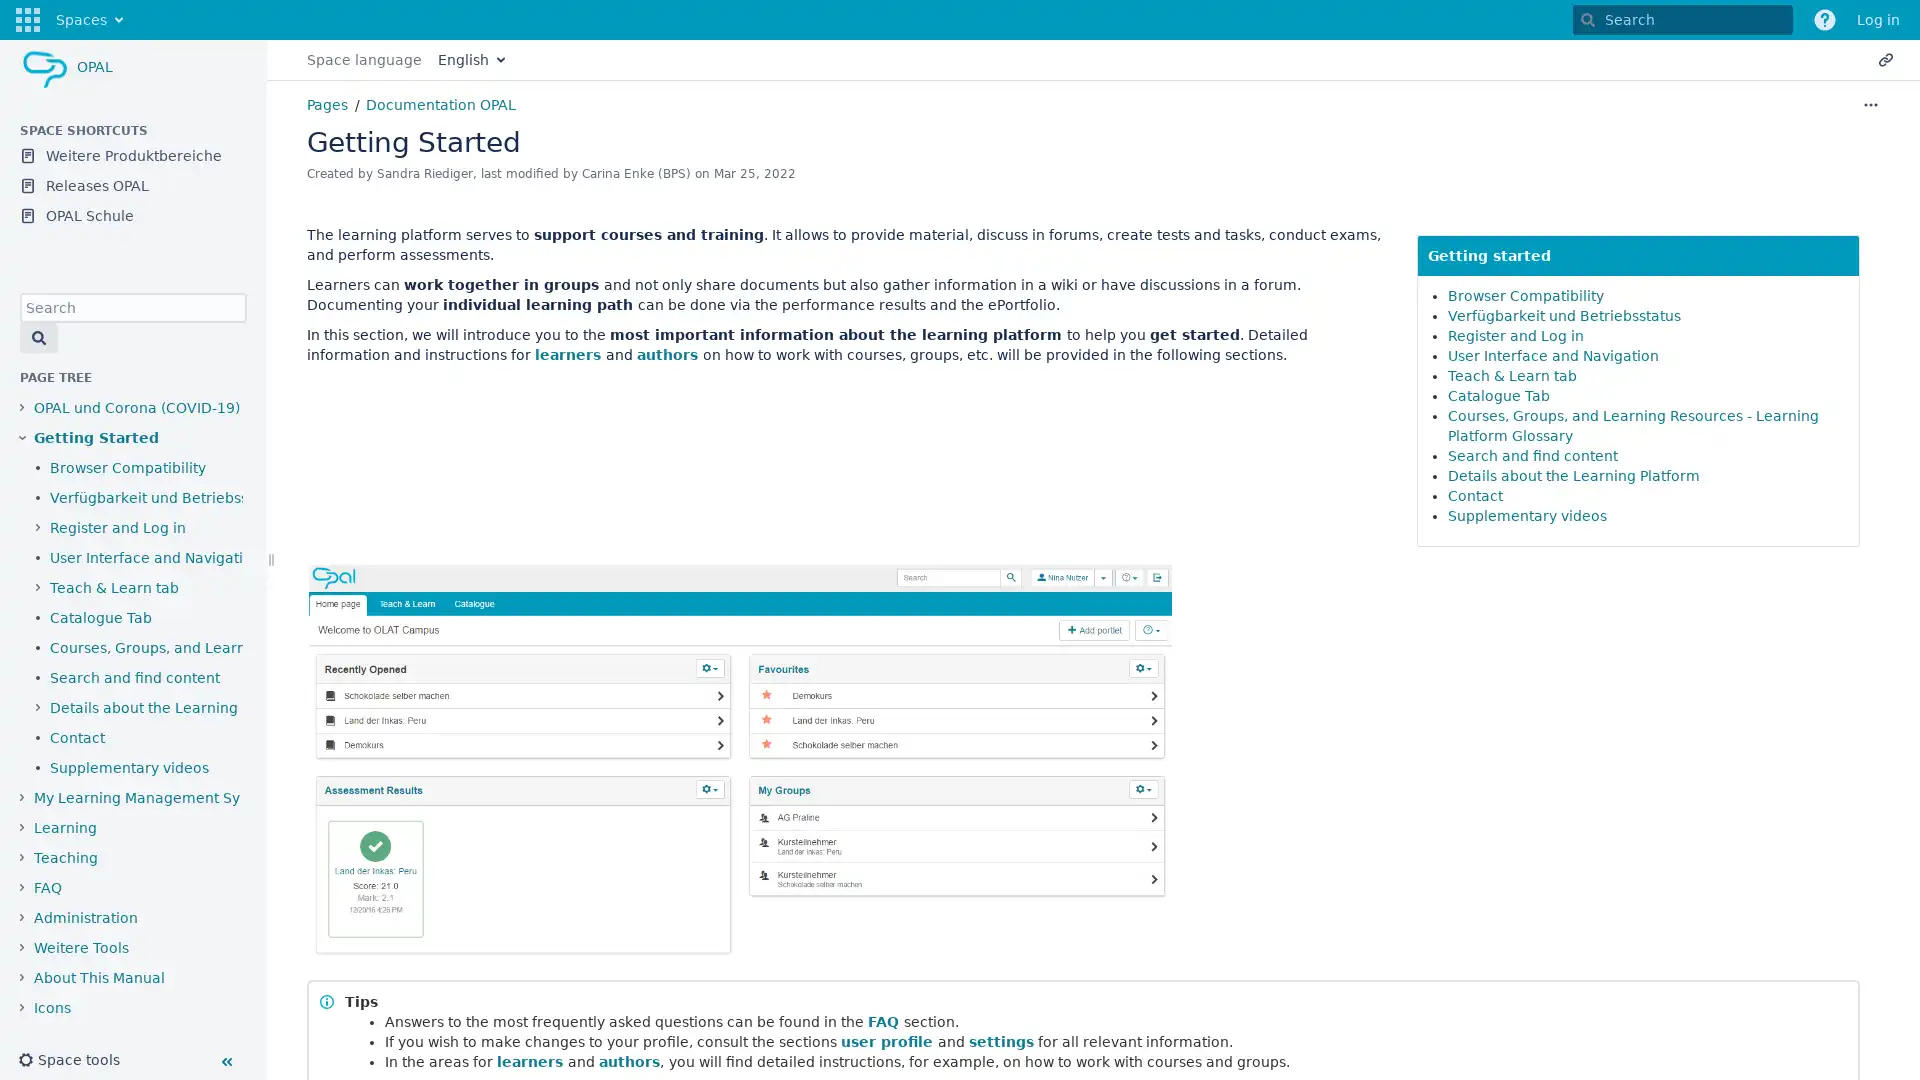 The width and height of the screenshot is (1920, 1080). What do you see at coordinates (38, 337) in the screenshot?
I see `Search` at bounding box center [38, 337].